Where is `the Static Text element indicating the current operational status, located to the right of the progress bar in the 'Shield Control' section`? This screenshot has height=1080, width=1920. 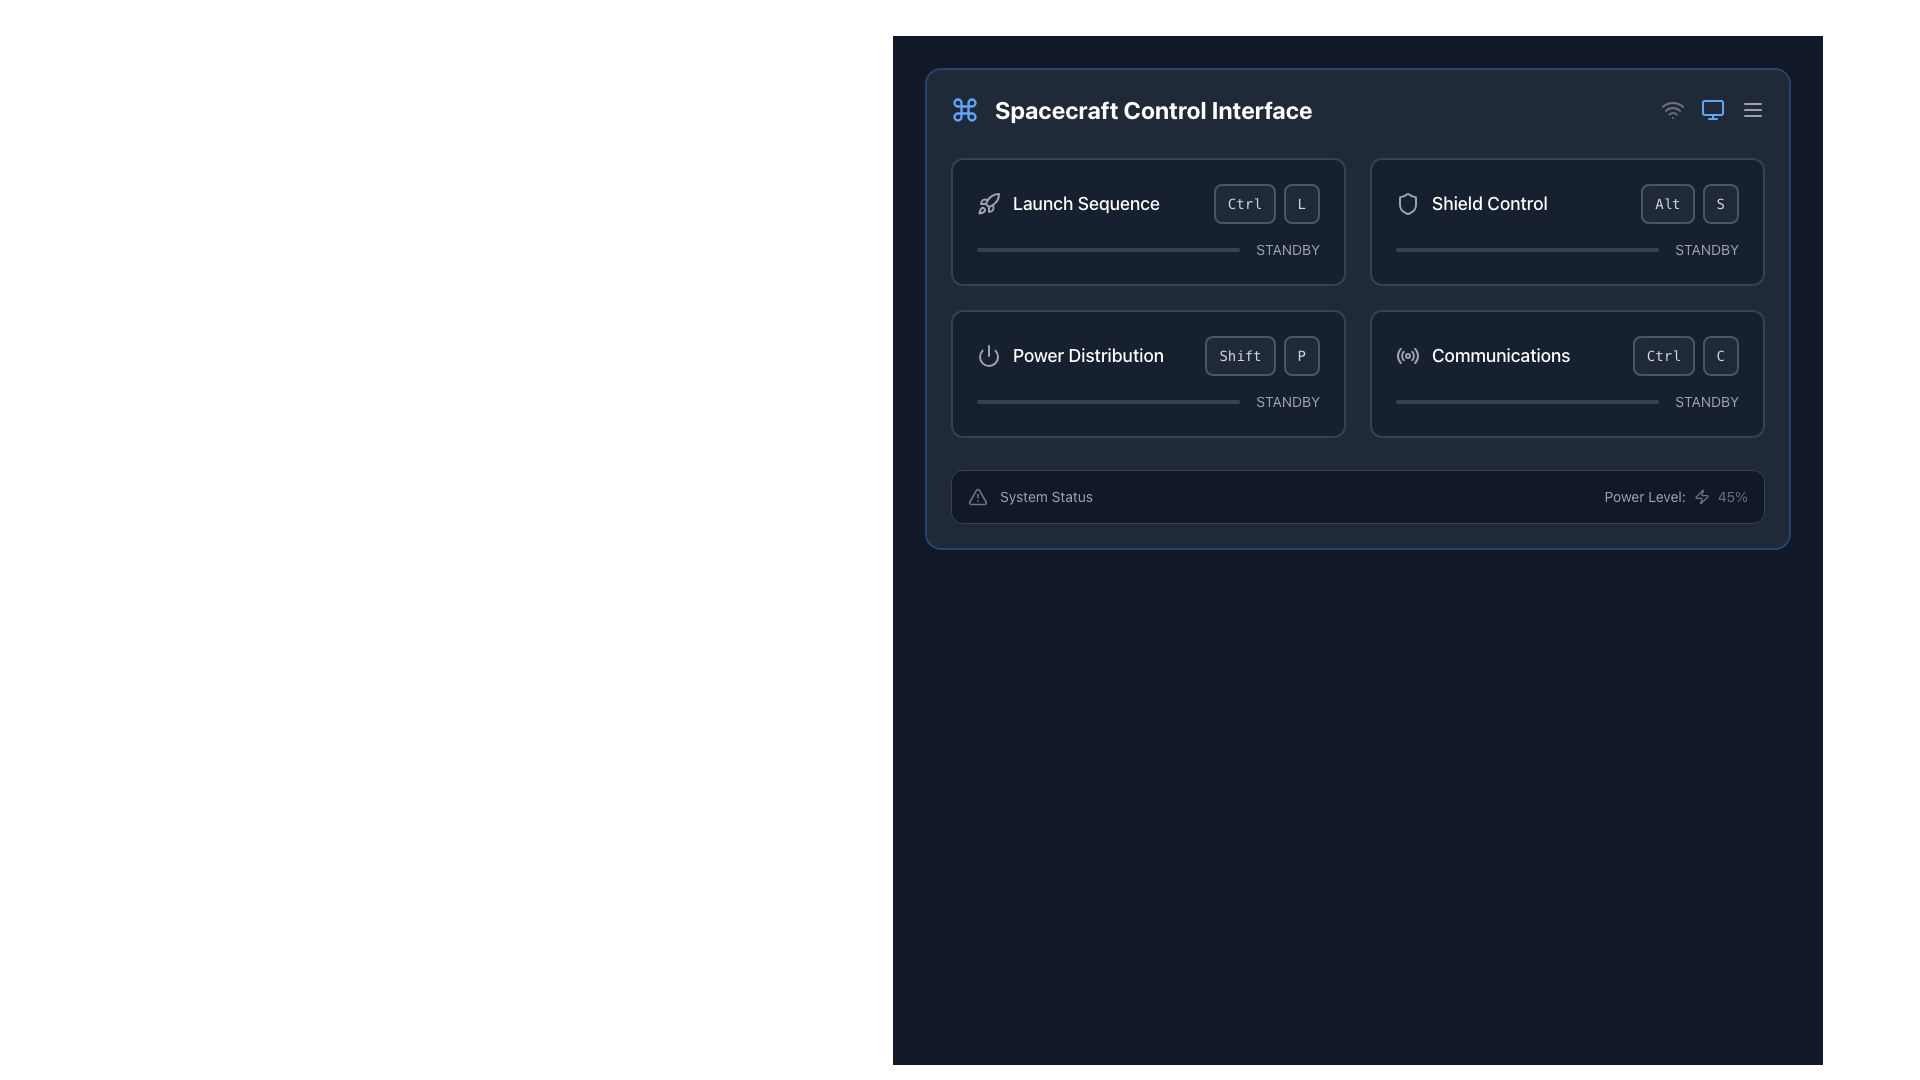 the Static Text element indicating the current operational status, located to the right of the progress bar in the 'Shield Control' section is located at coordinates (1706, 249).